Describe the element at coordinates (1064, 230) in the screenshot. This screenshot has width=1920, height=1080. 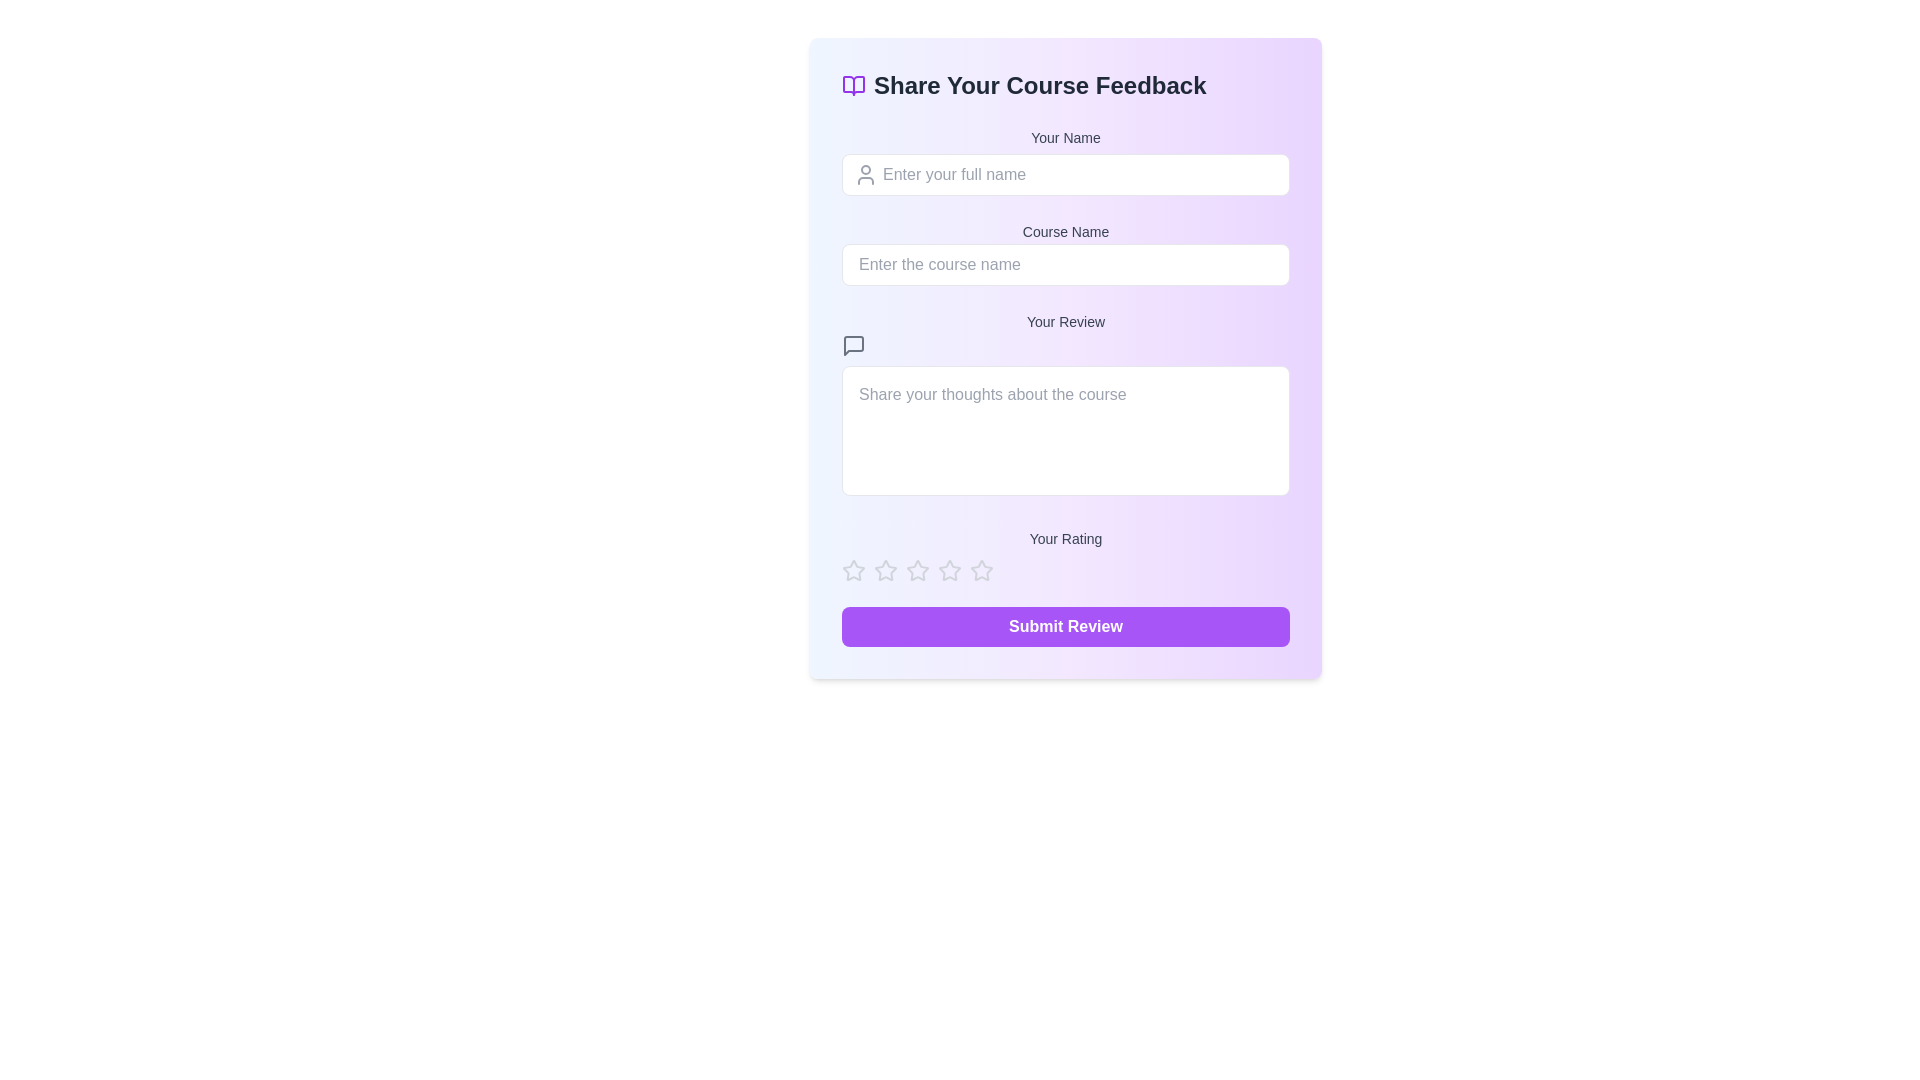
I see `the descriptive label for the course input field located above the text input field in the 'Share Your Course Feedback' form` at that location.